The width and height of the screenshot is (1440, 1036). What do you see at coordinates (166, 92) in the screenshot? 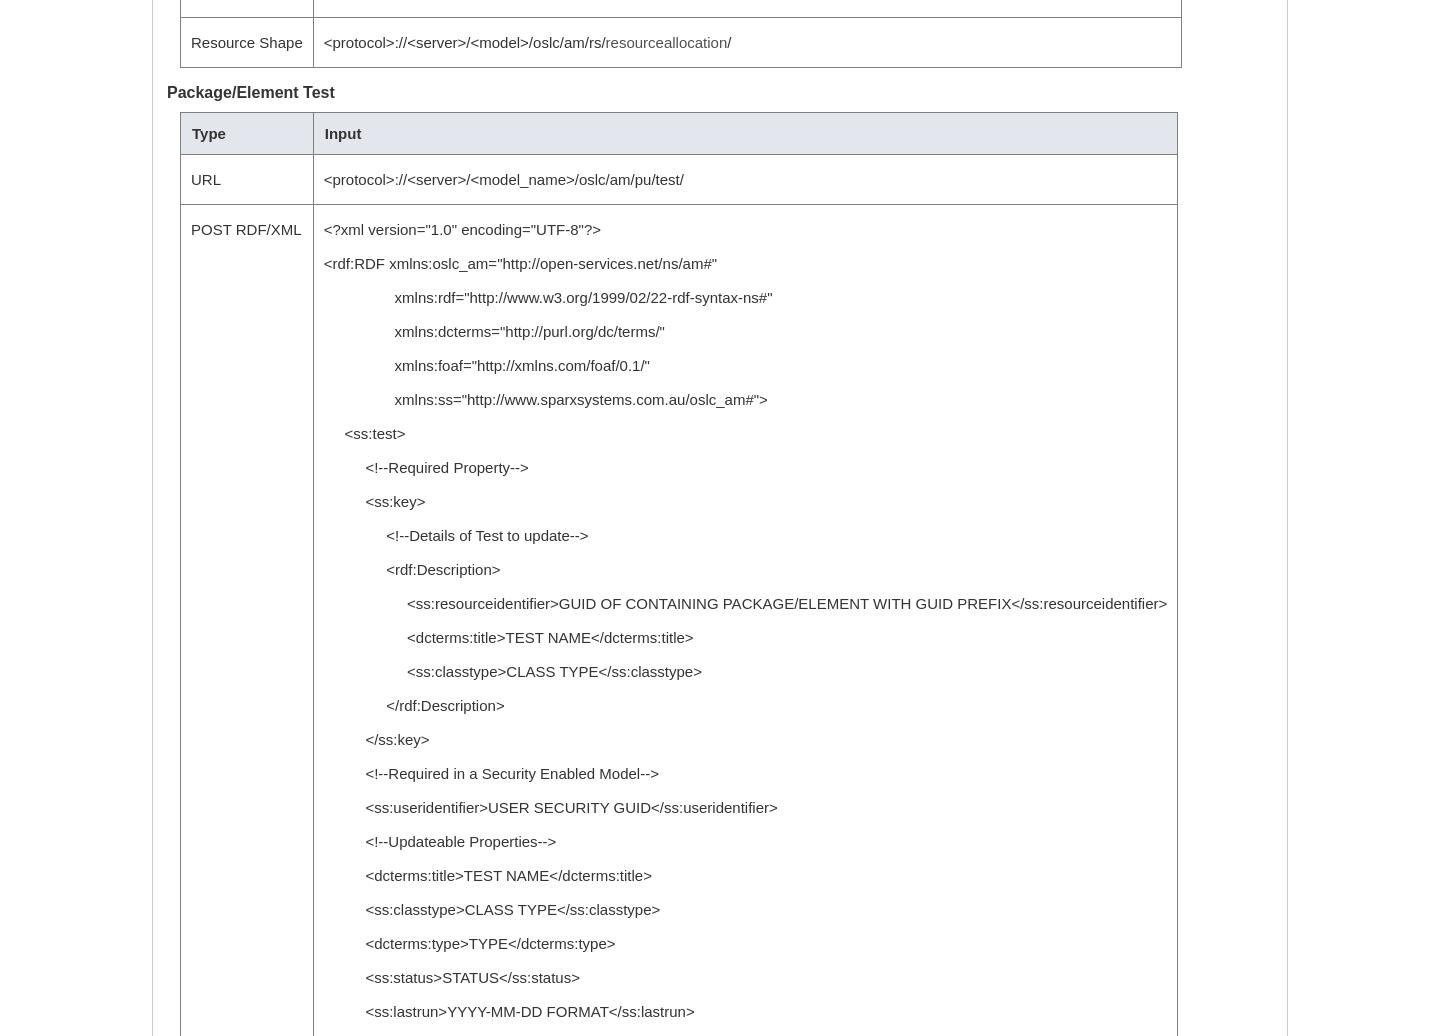
I see `'Package/Element Test'` at bounding box center [166, 92].